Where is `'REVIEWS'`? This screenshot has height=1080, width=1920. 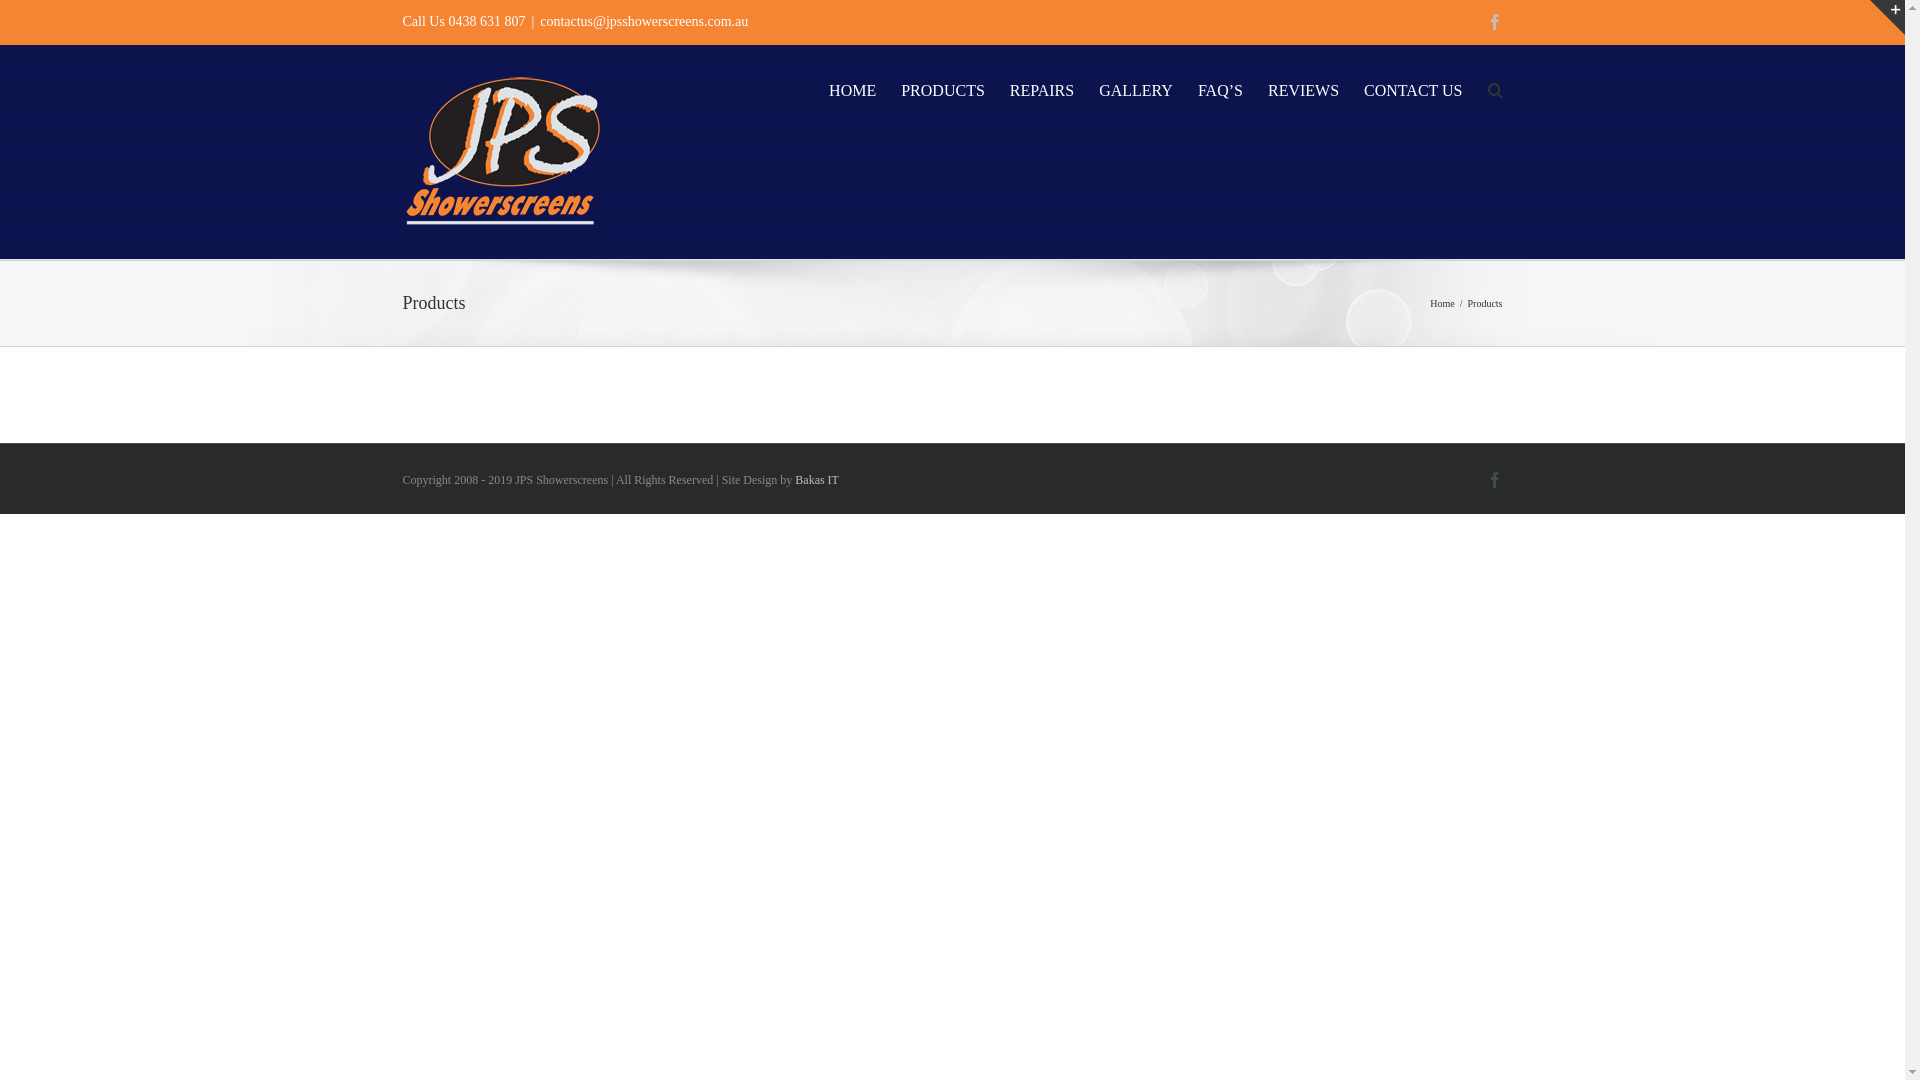 'REVIEWS' is located at coordinates (1303, 87).